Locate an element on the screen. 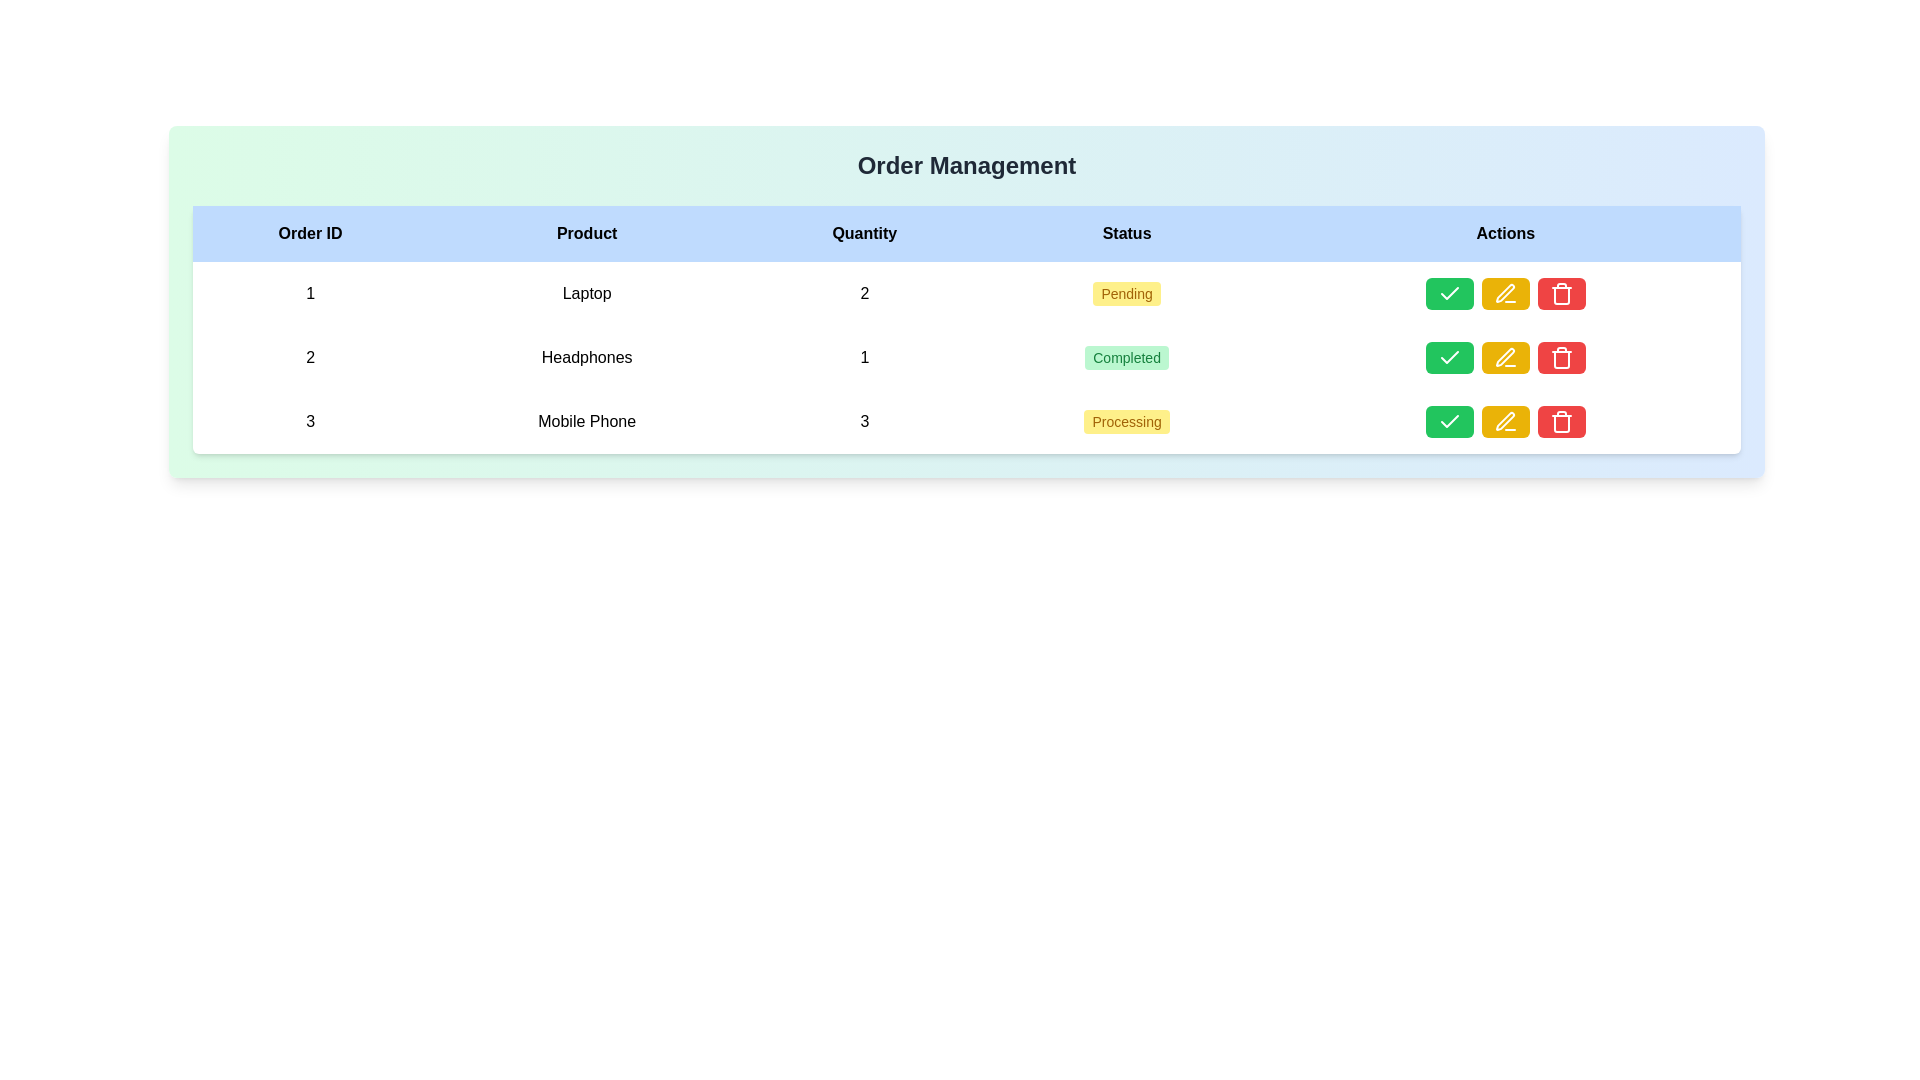 This screenshot has width=1920, height=1080. the 'Actions' table header, which is a bold black text element centrally aligned on a light blue background, located in the upper-right corner of the table header row is located at coordinates (1505, 233).